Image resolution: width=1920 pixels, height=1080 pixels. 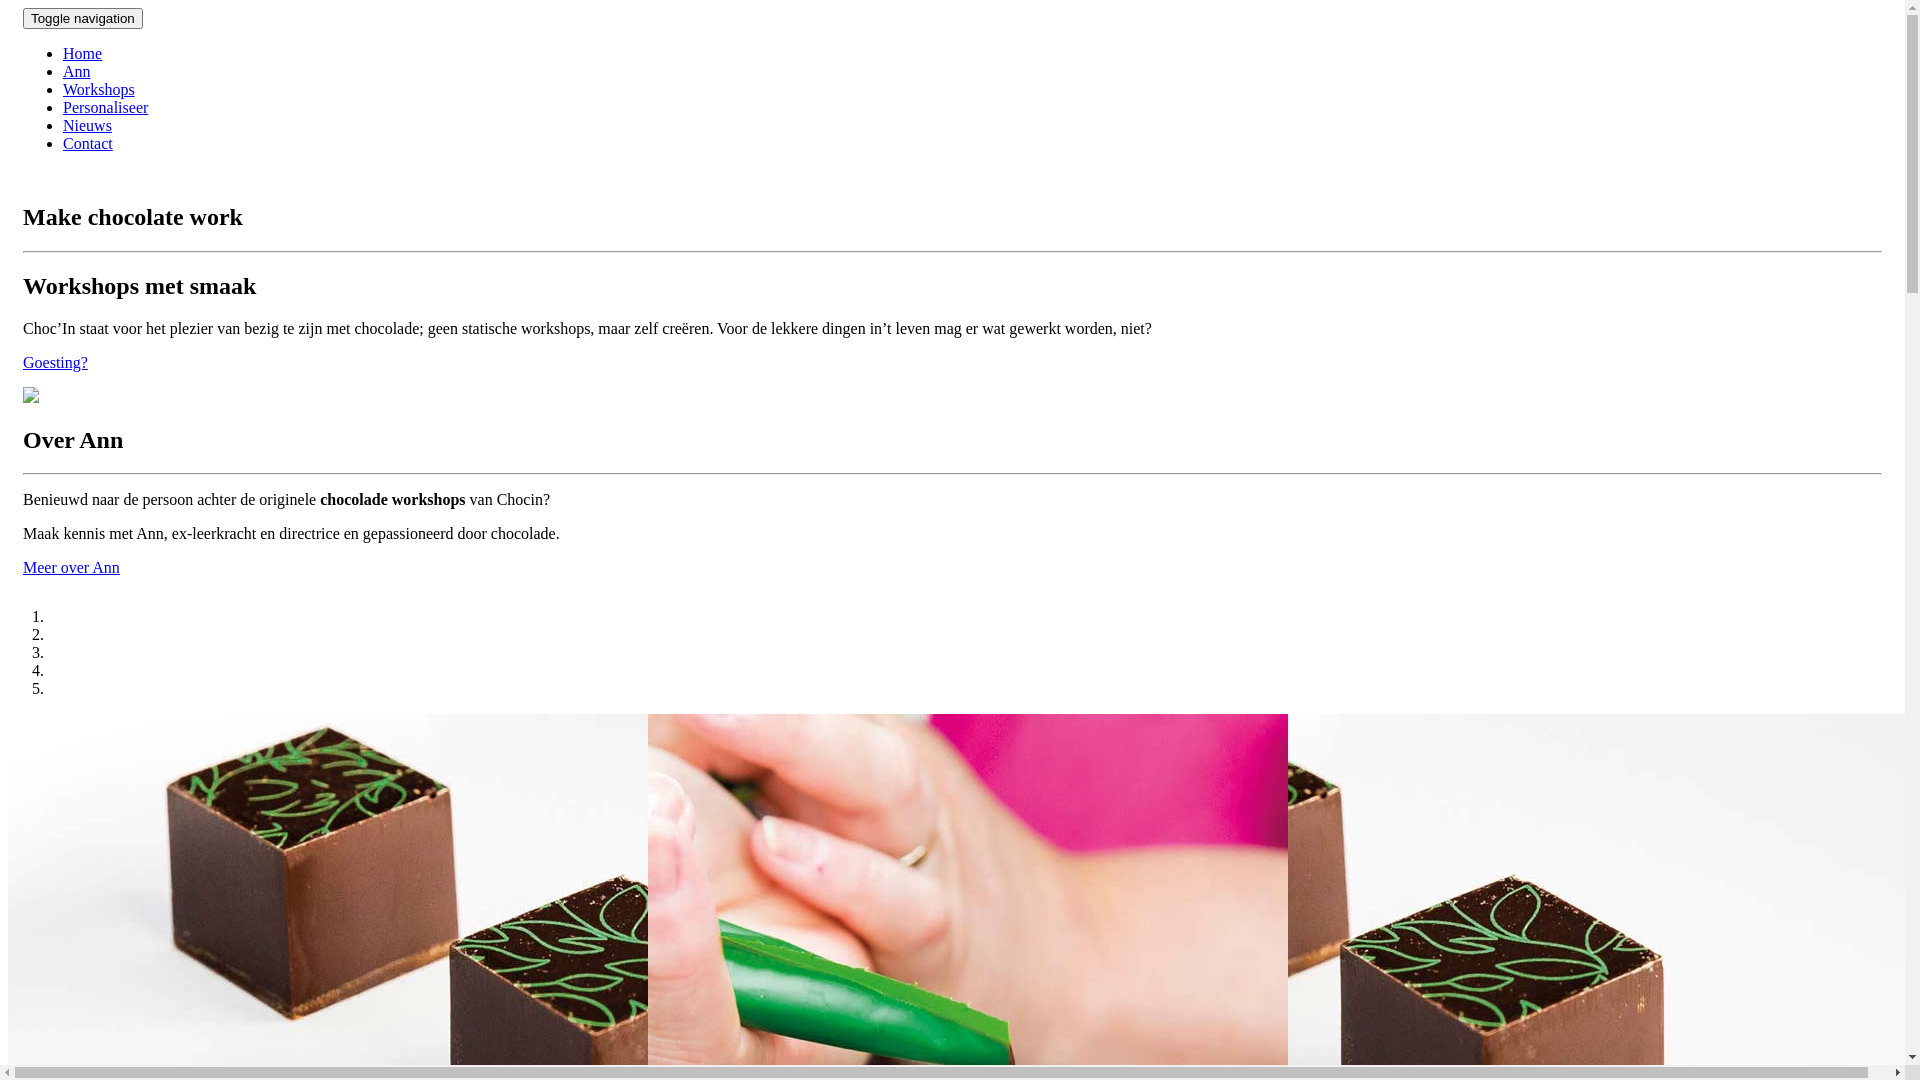 What do you see at coordinates (86, 125) in the screenshot?
I see `'Nieuws'` at bounding box center [86, 125].